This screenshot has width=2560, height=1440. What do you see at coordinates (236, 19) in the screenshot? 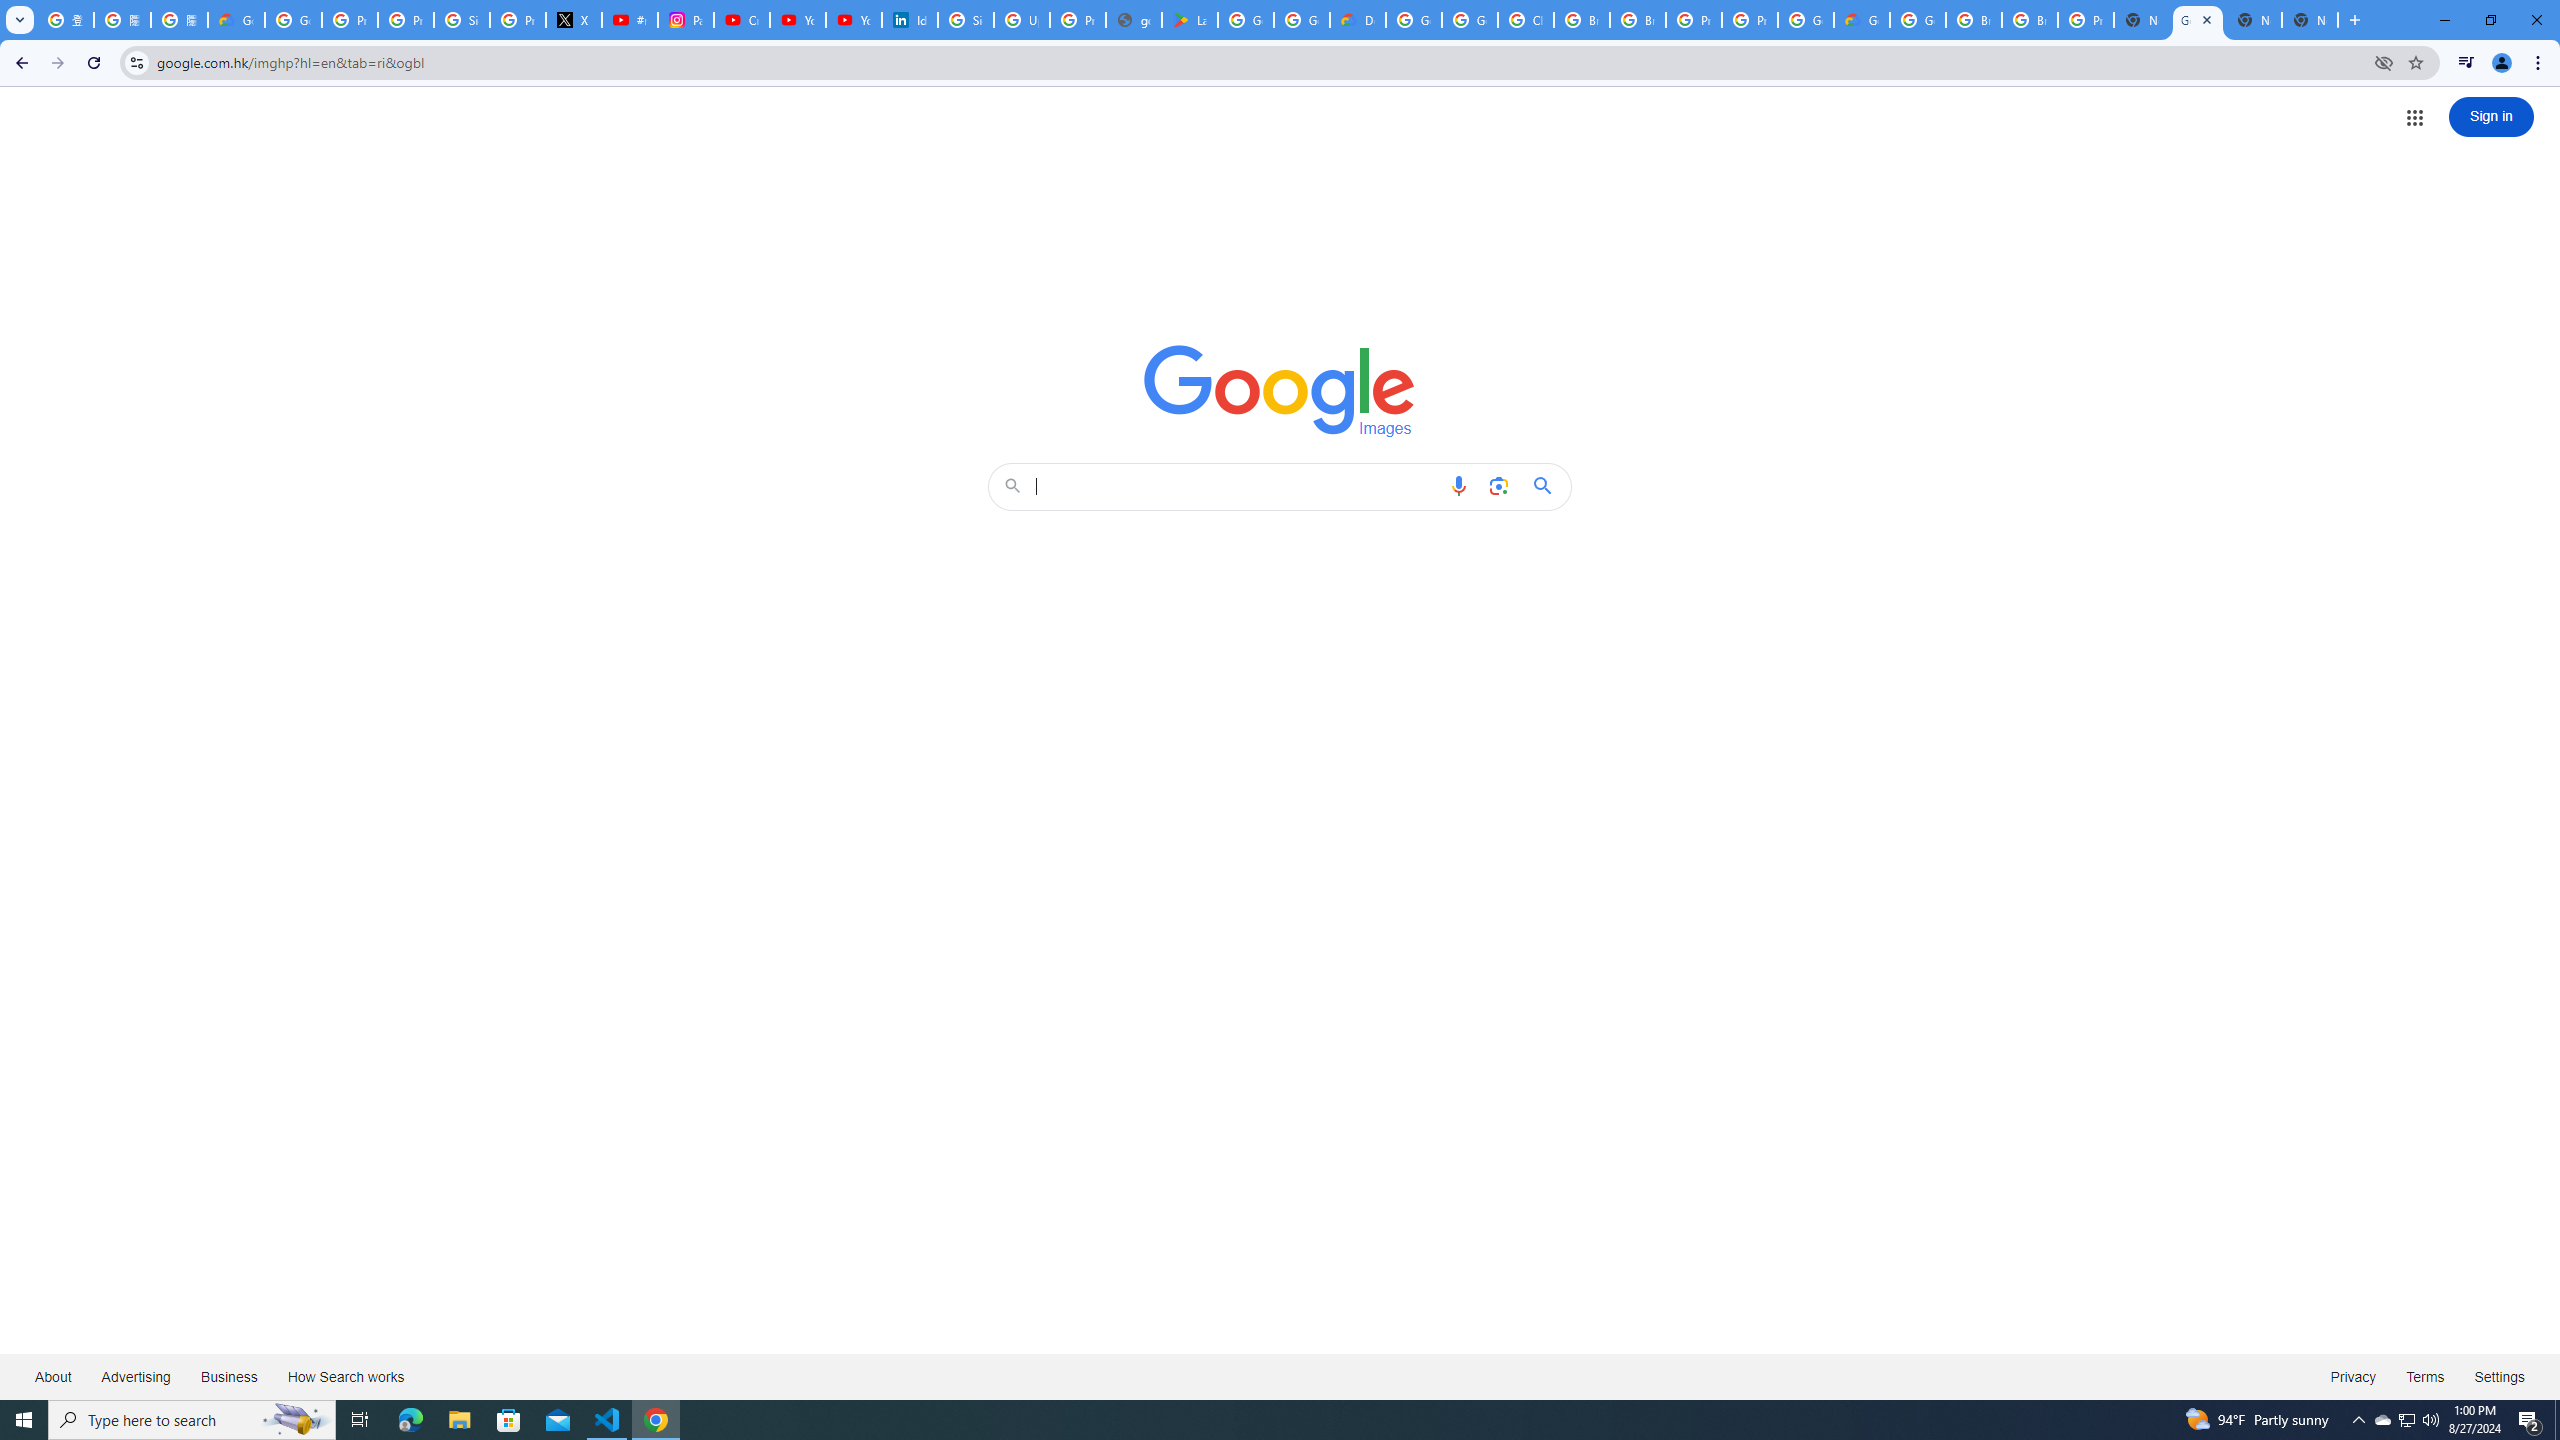
I see `'Google Cloud Privacy Notice'` at bounding box center [236, 19].